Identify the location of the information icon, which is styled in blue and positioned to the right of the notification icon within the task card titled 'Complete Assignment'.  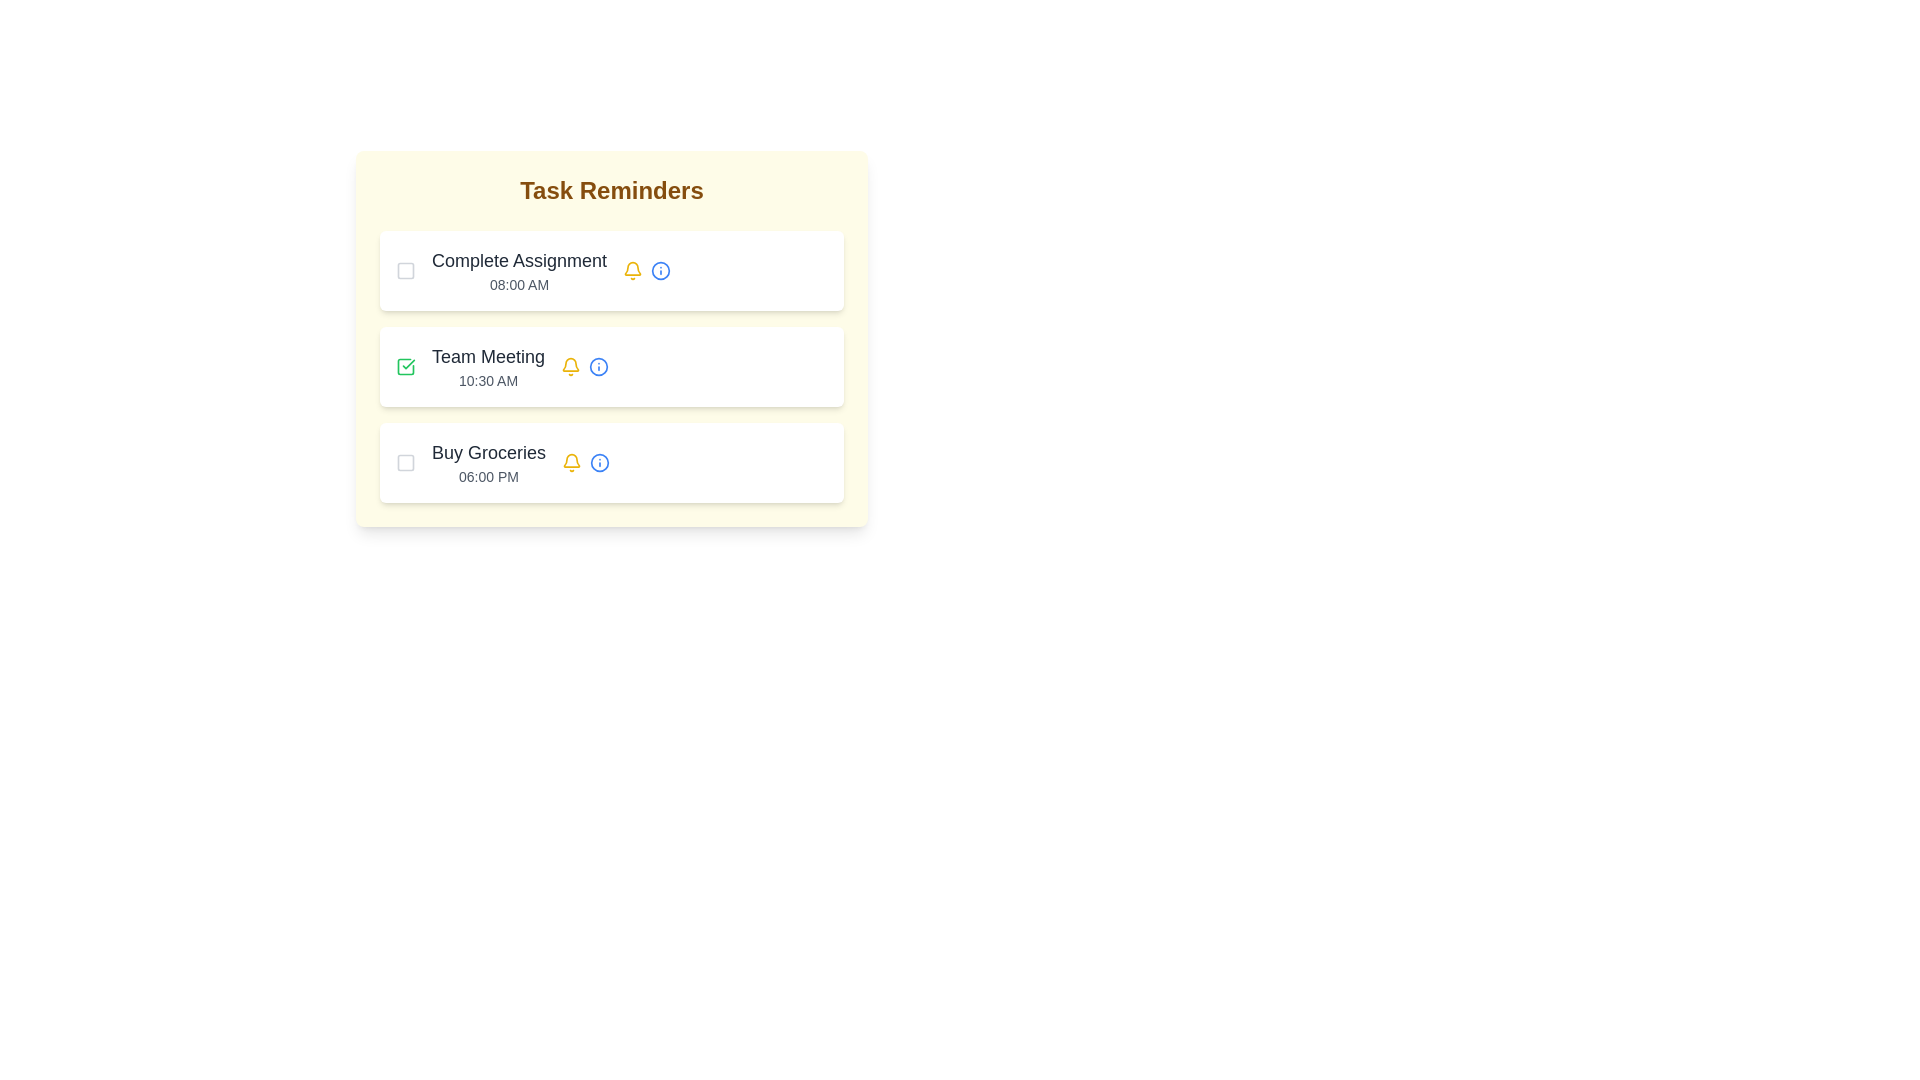
(647, 270).